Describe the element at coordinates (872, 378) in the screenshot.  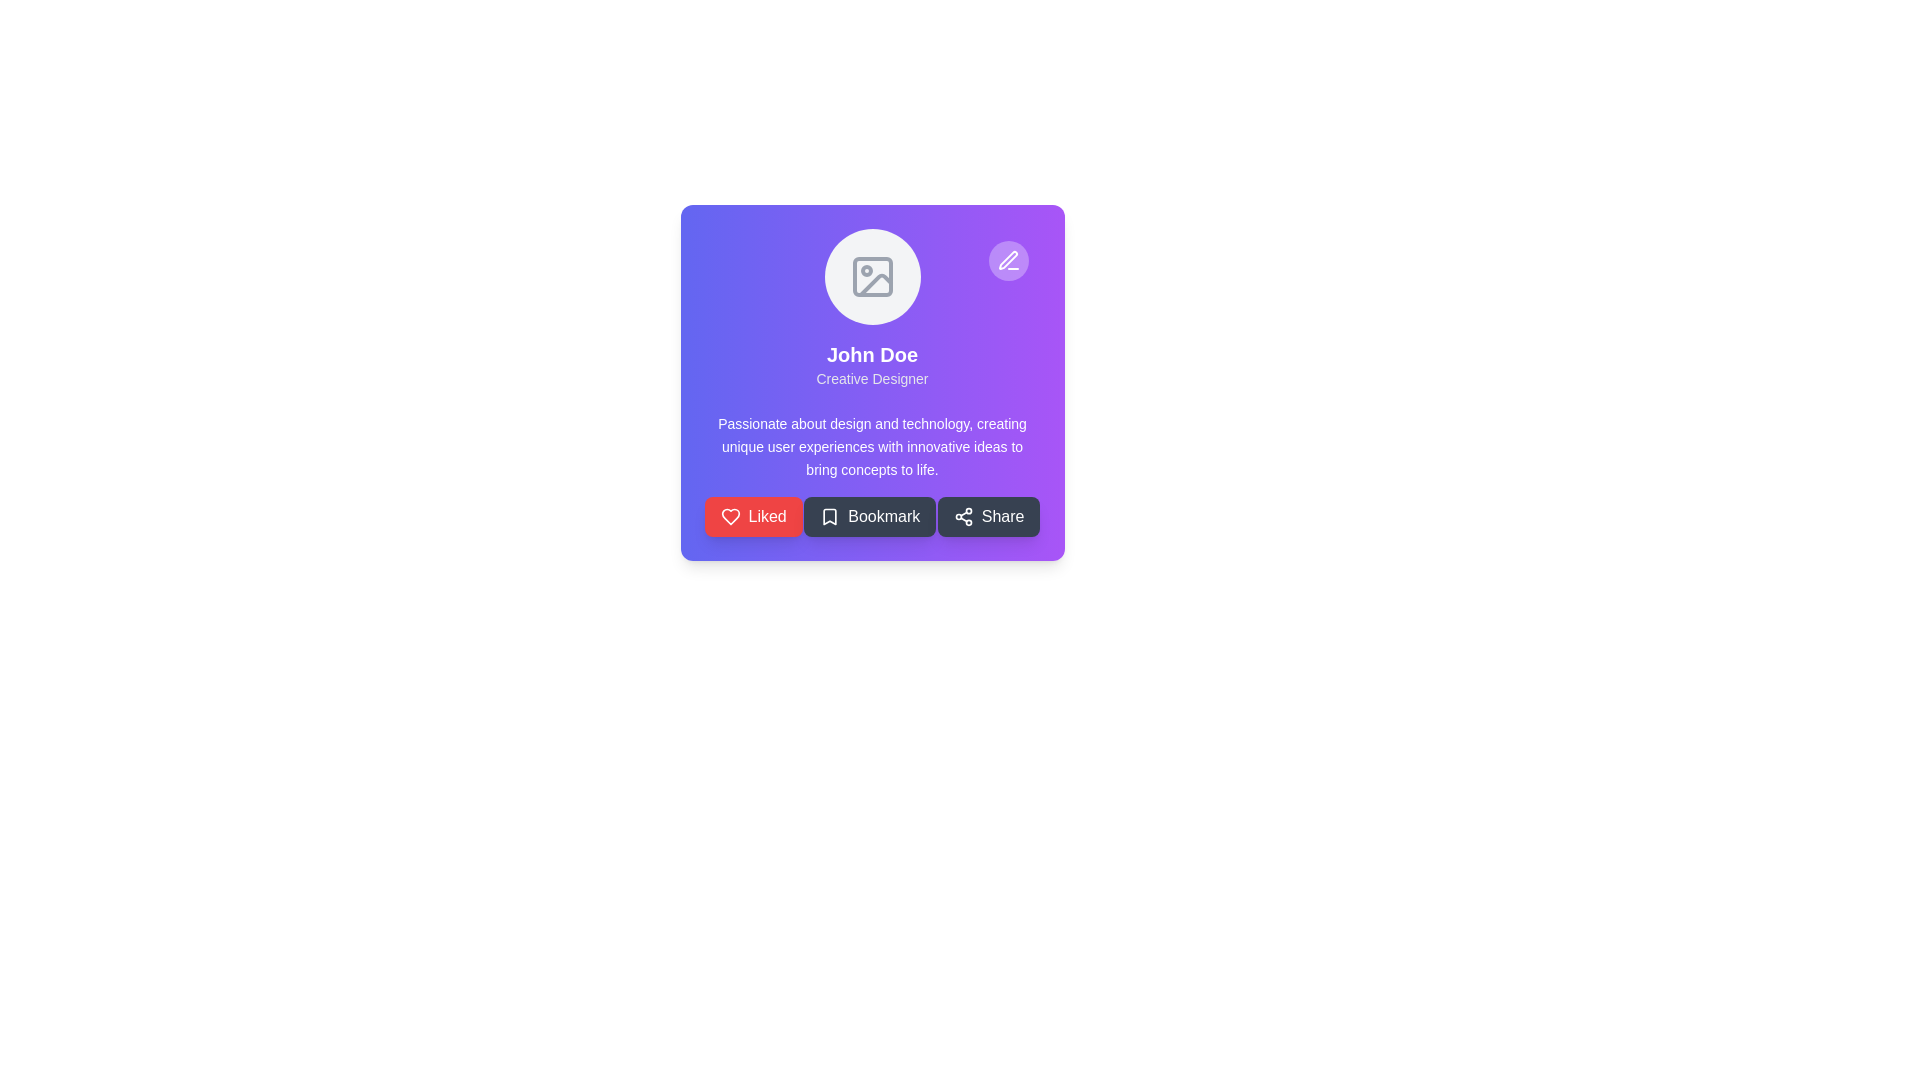
I see `the 'Creative Designer' text label` at that location.